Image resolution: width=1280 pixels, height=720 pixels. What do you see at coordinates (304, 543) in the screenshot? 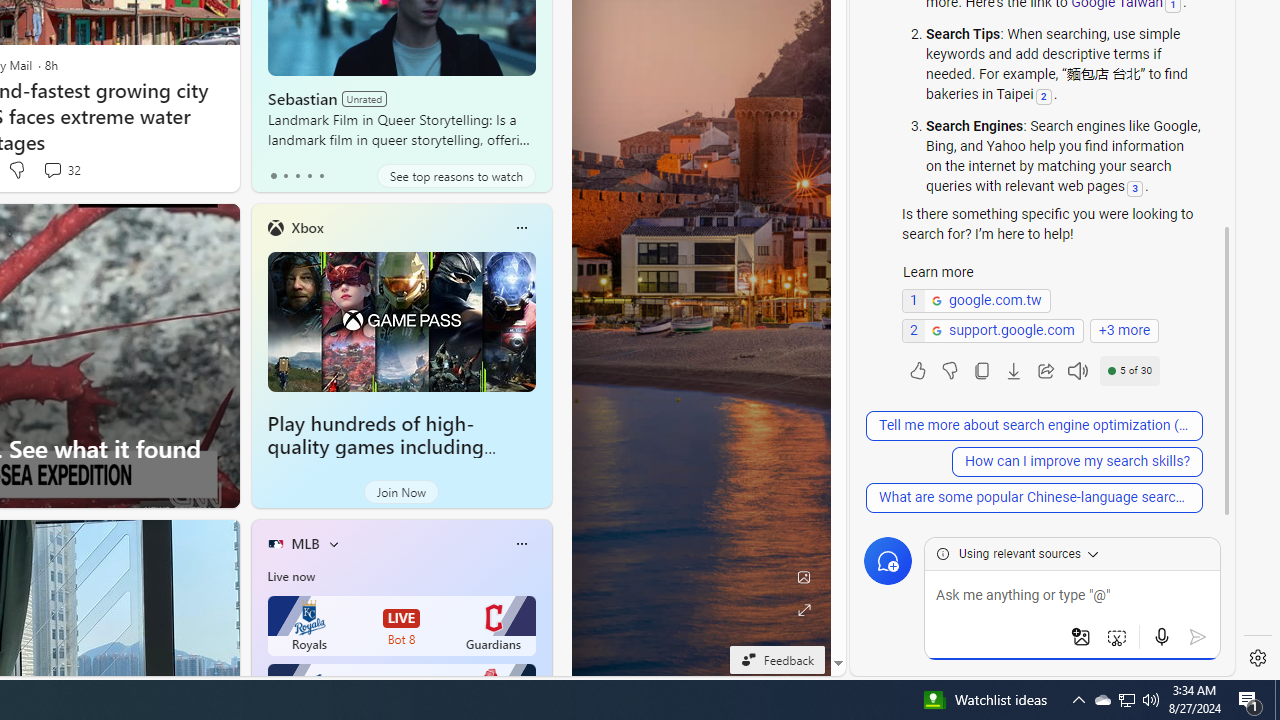
I see `'MLB'` at bounding box center [304, 543].